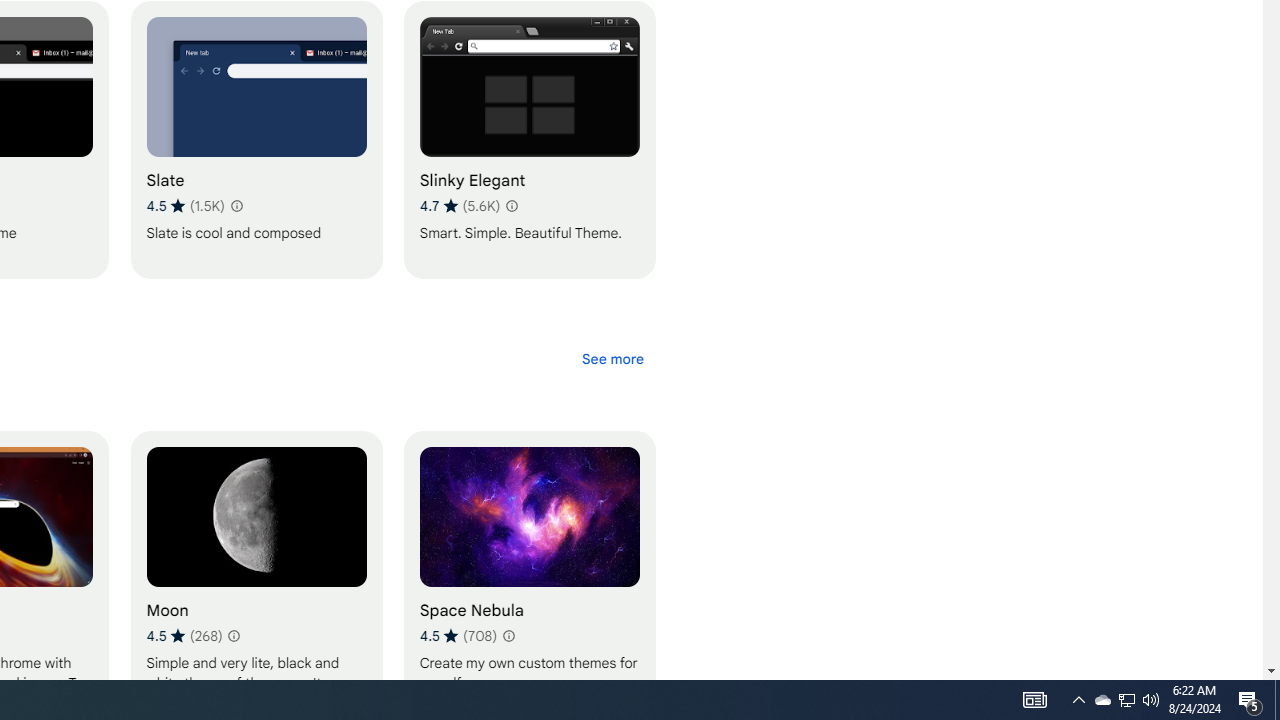 The width and height of the screenshot is (1280, 720). What do you see at coordinates (185, 205) in the screenshot?
I see `'Average rating 4.5 out of 5 stars. 1.5K ratings.'` at bounding box center [185, 205].